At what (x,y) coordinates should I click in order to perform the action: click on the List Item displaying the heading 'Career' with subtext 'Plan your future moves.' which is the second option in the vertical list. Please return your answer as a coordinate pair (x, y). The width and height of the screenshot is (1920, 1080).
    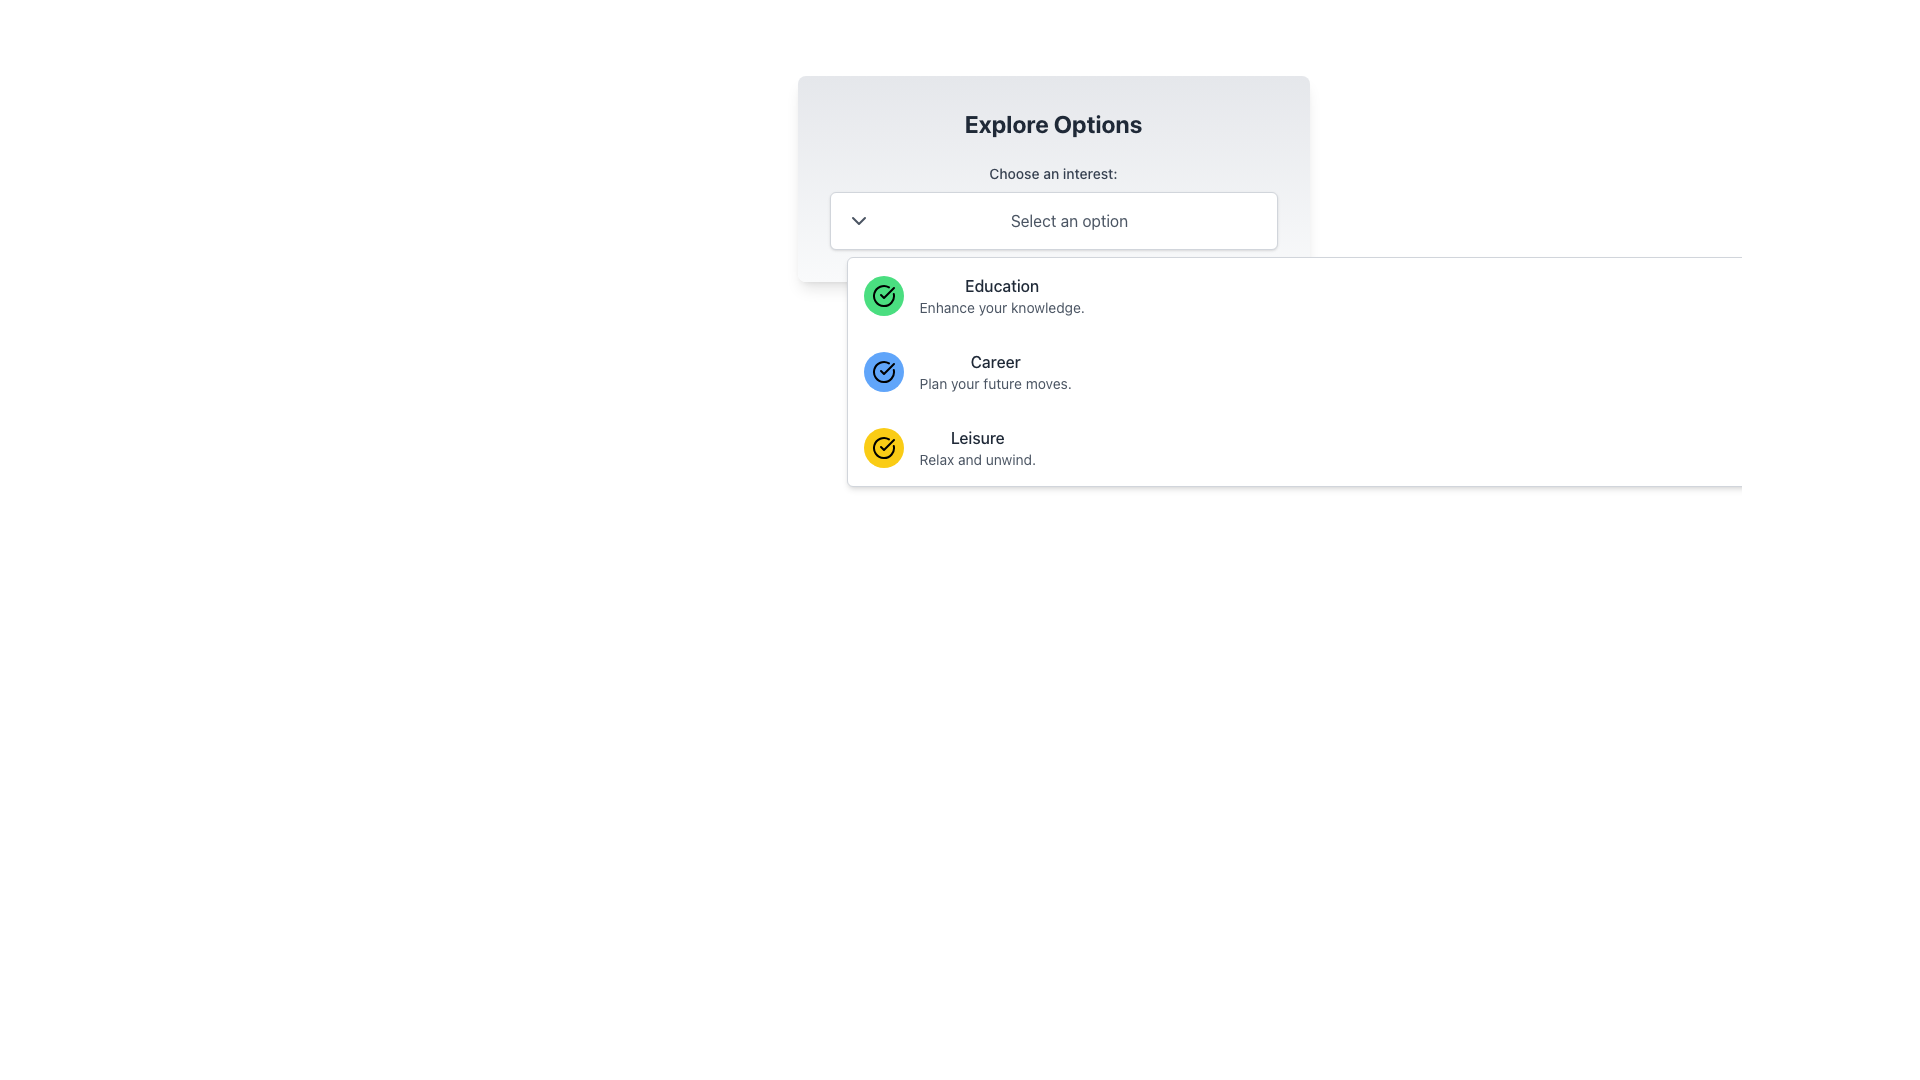
    Looking at the image, I should click on (995, 371).